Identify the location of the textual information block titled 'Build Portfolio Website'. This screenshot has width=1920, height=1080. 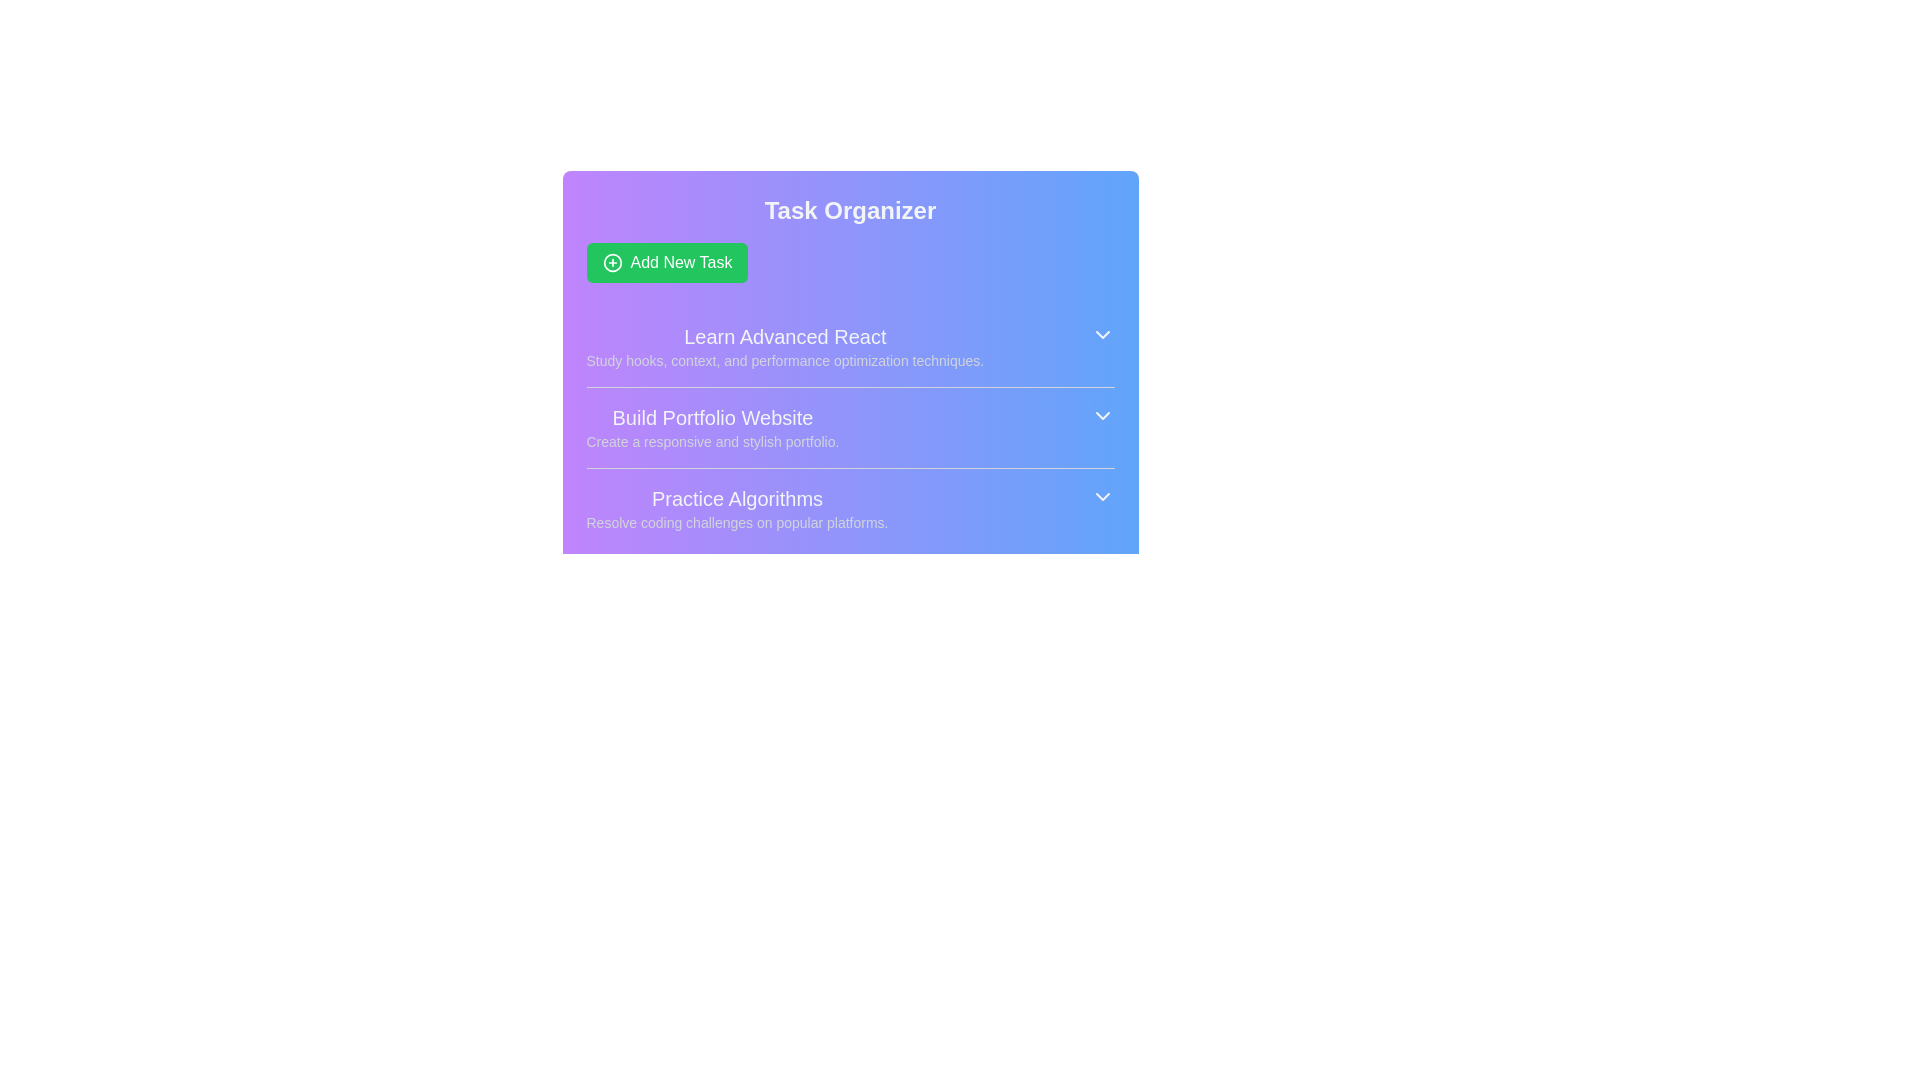
(850, 426).